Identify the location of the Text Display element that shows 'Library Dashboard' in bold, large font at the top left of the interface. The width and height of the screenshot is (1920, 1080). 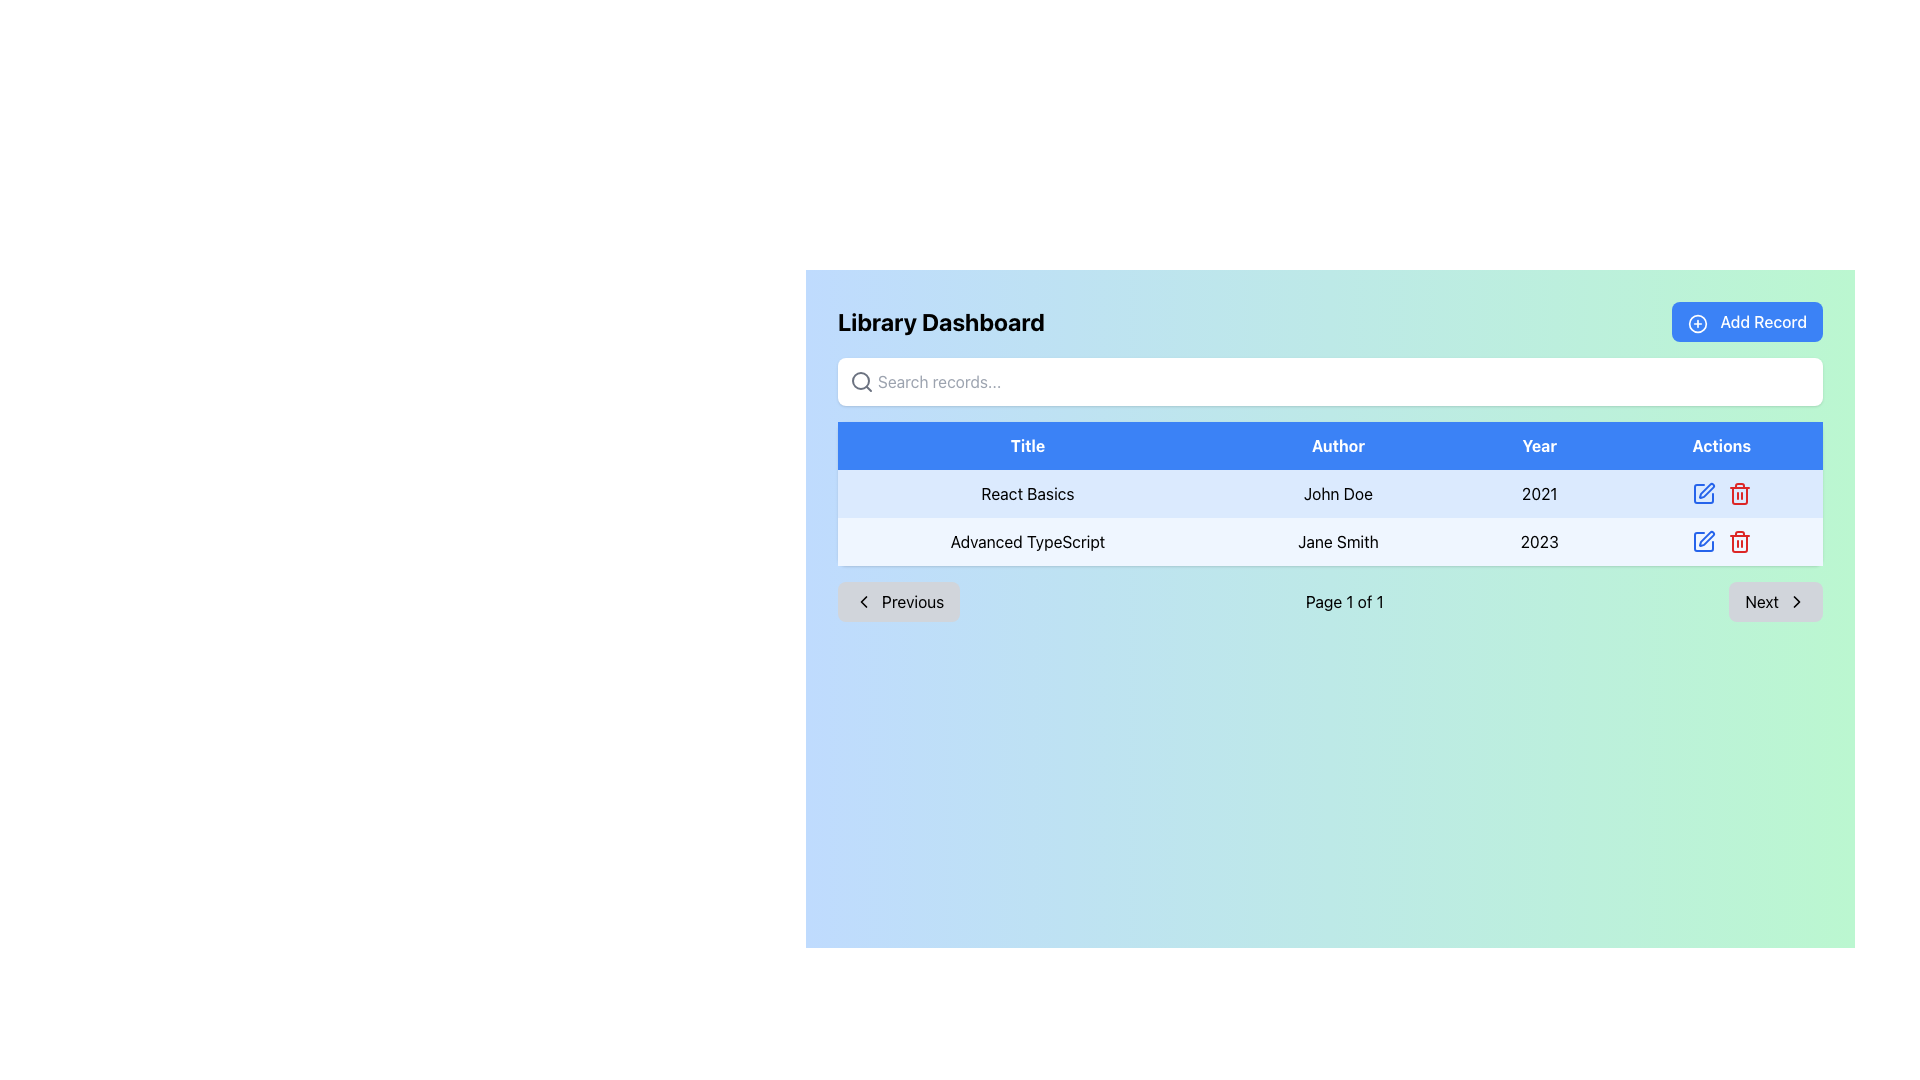
(940, 320).